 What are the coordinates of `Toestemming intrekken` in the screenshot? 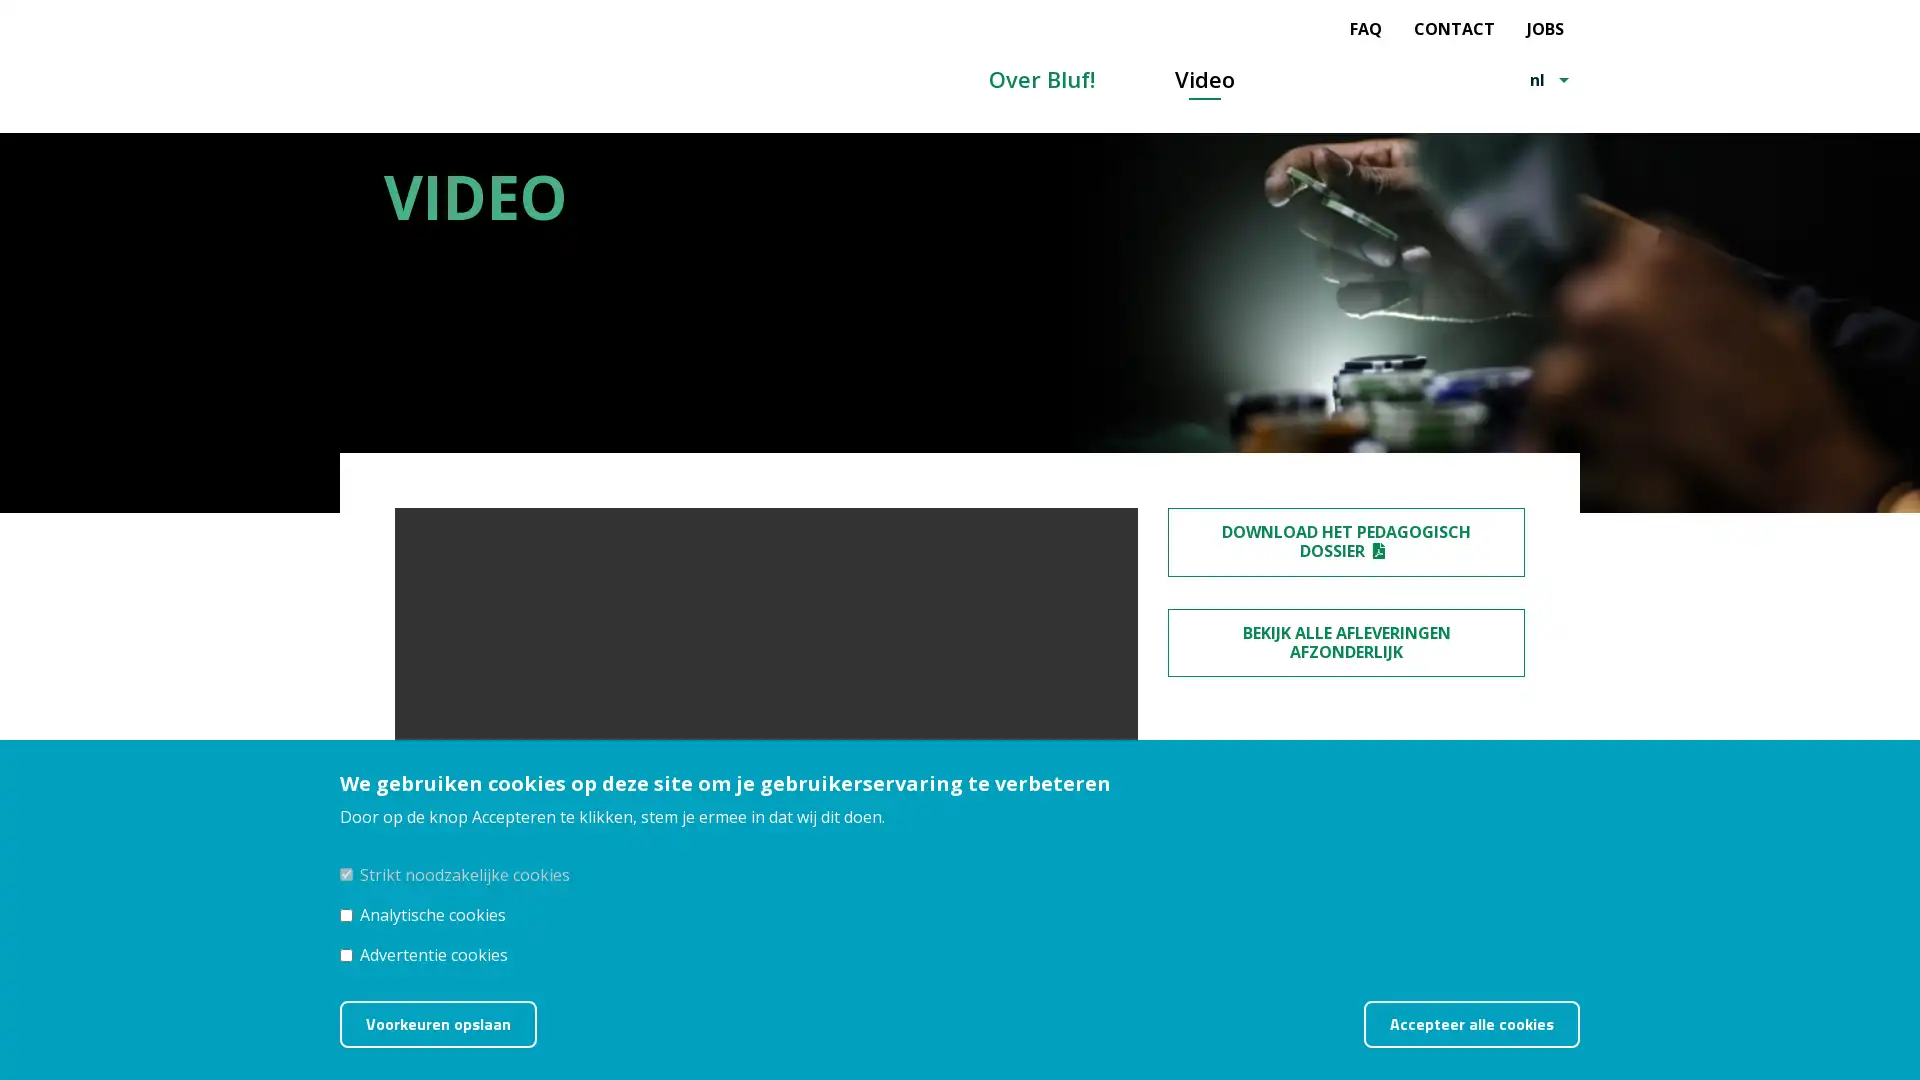 It's located at (1606, 1010).